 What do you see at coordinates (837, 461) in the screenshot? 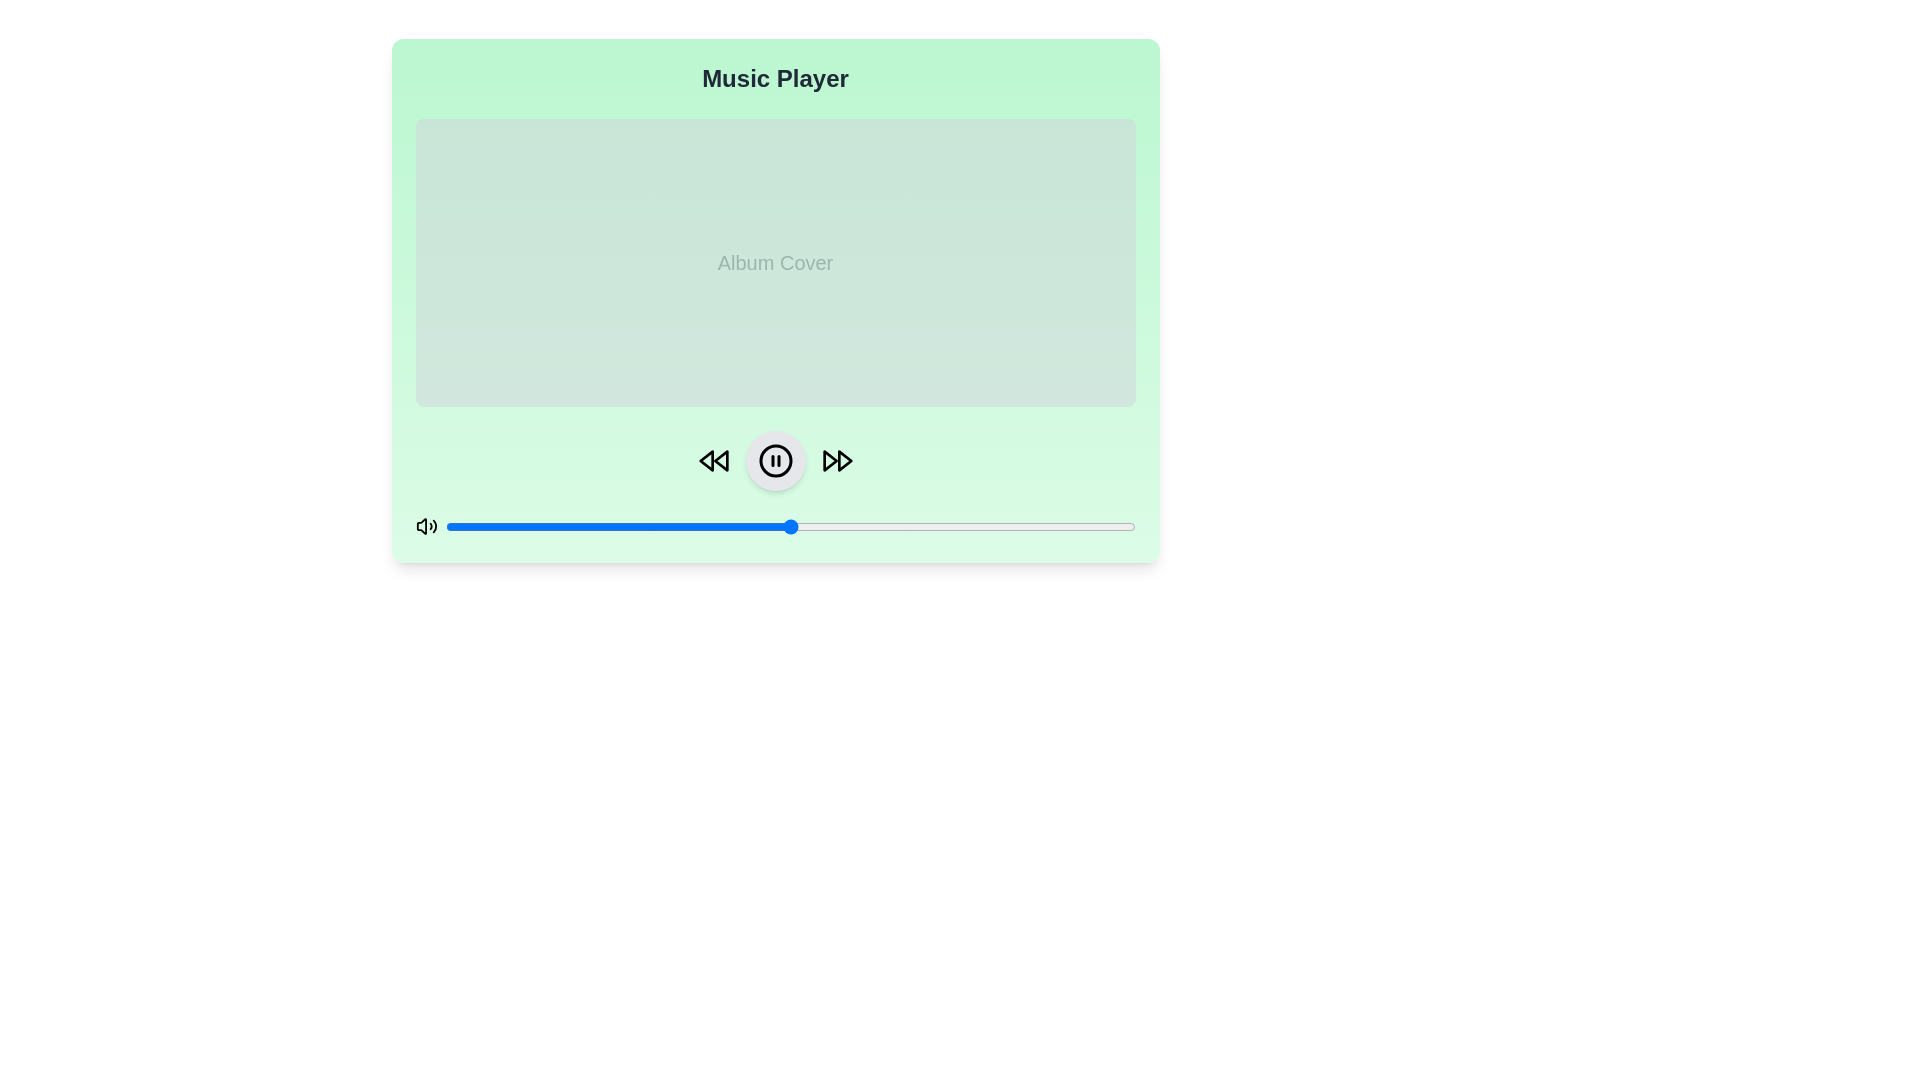
I see `the 'fast-forward' control button in the music player to skip to the next track, located at the bottom-central part of the interface, rightmost among three control buttons` at bounding box center [837, 461].